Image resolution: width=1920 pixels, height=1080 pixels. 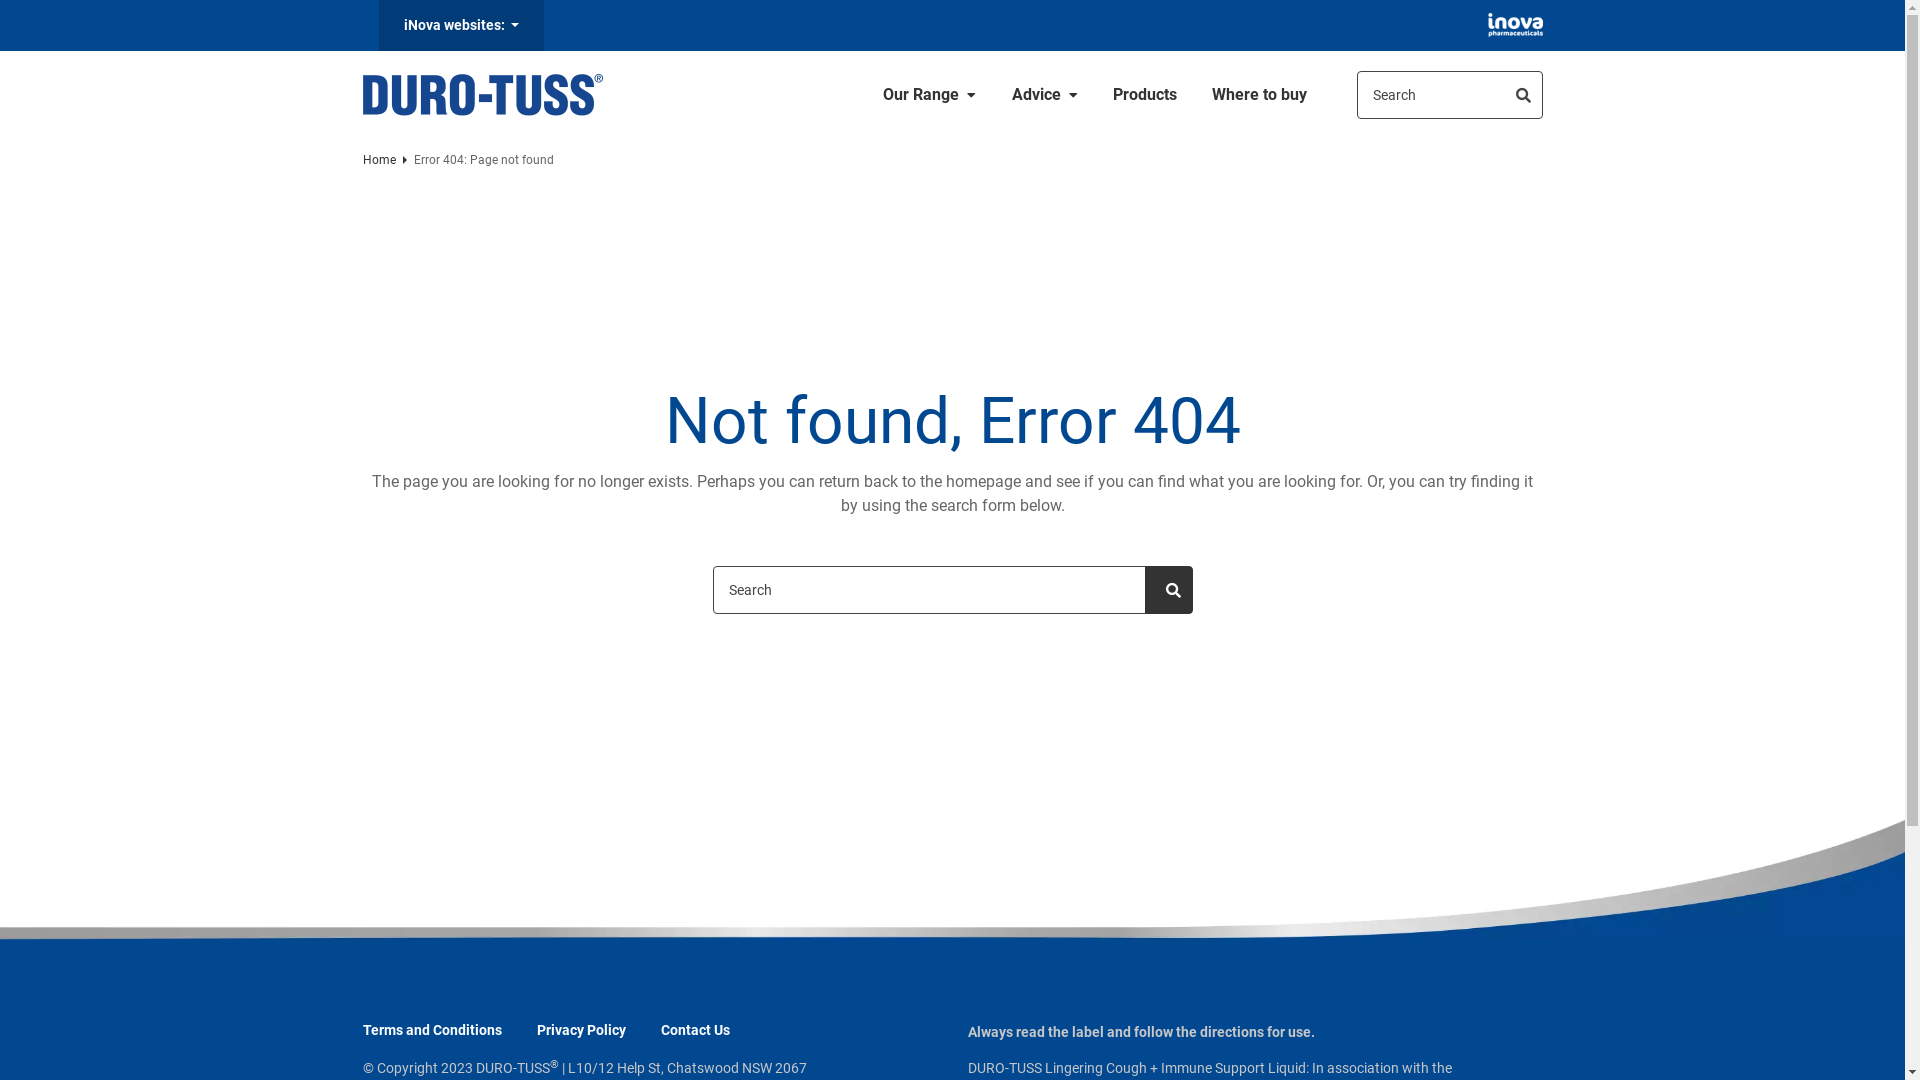 What do you see at coordinates (579, 1029) in the screenshot?
I see `'Privacy Policy'` at bounding box center [579, 1029].